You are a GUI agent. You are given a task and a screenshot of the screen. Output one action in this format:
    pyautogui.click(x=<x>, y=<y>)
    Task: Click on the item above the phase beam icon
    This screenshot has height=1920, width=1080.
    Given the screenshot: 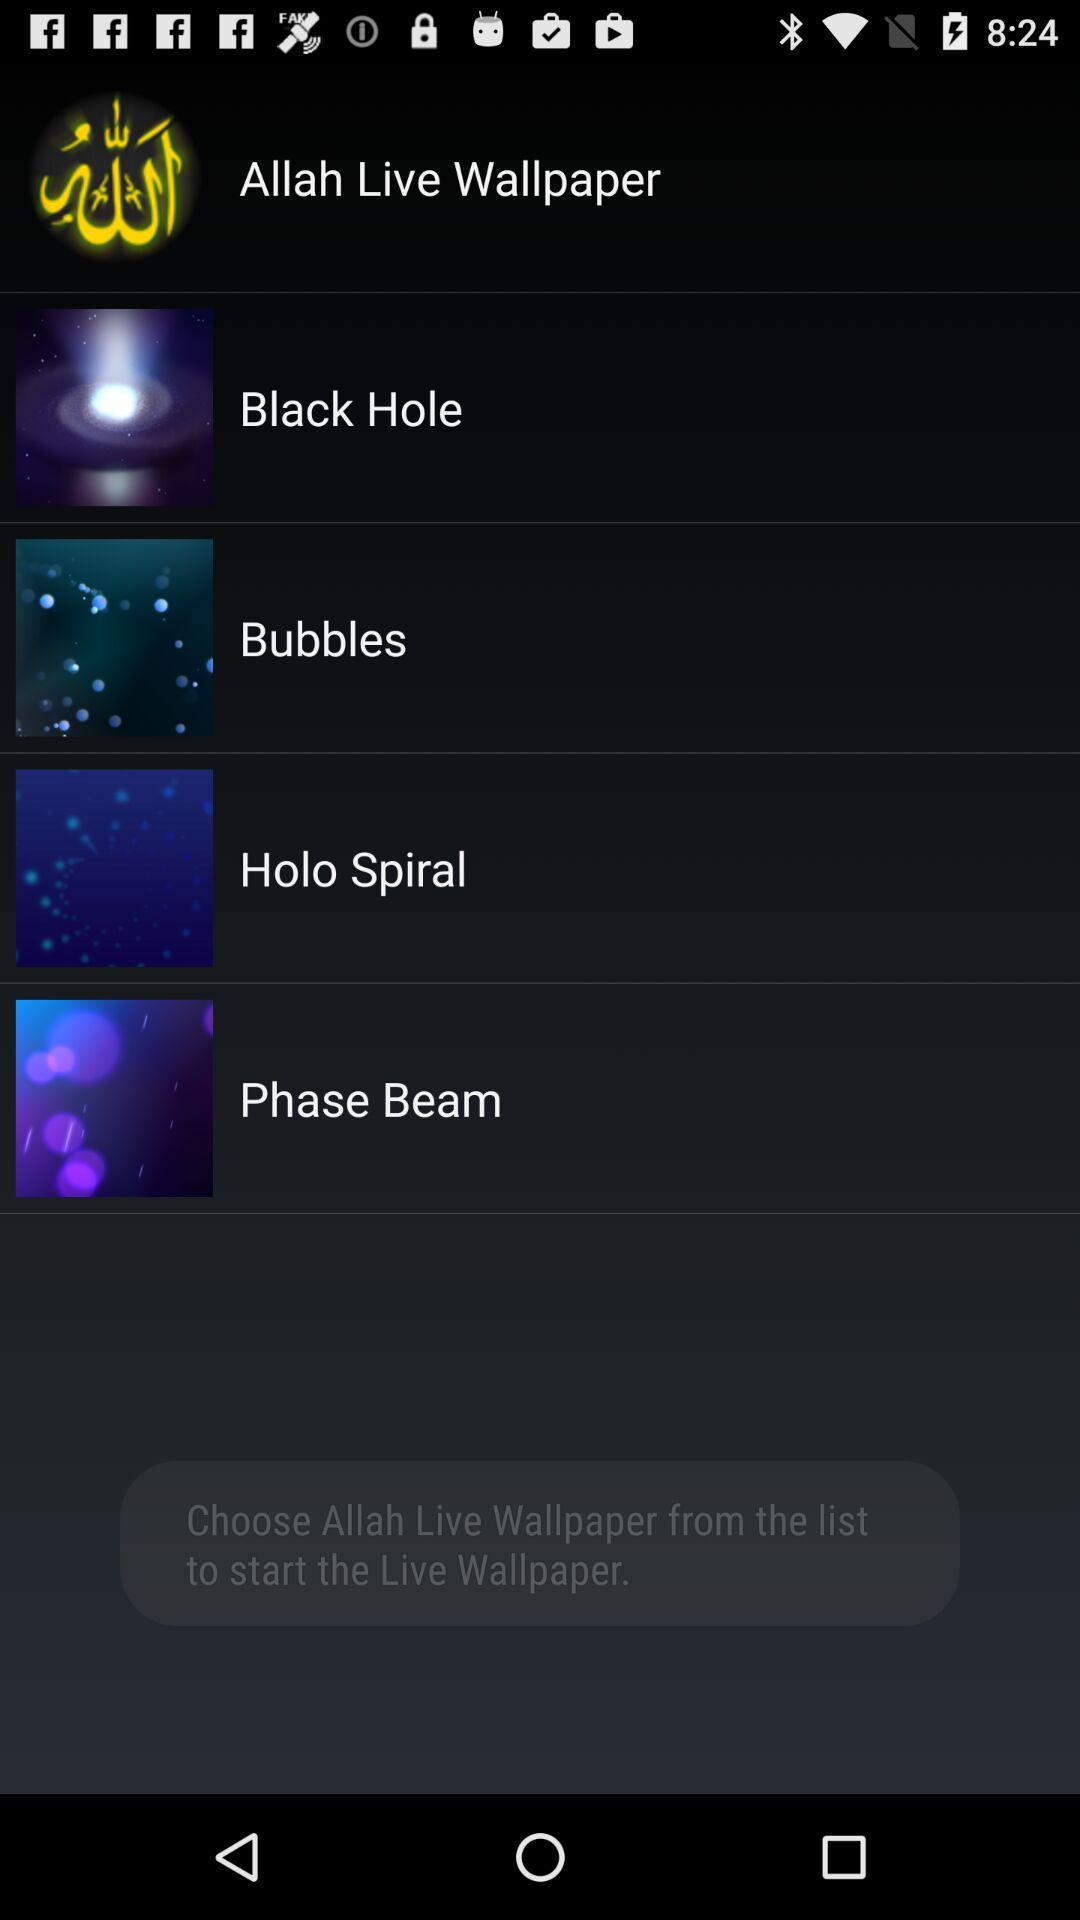 What is the action you would take?
    pyautogui.click(x=352, y=868)
    